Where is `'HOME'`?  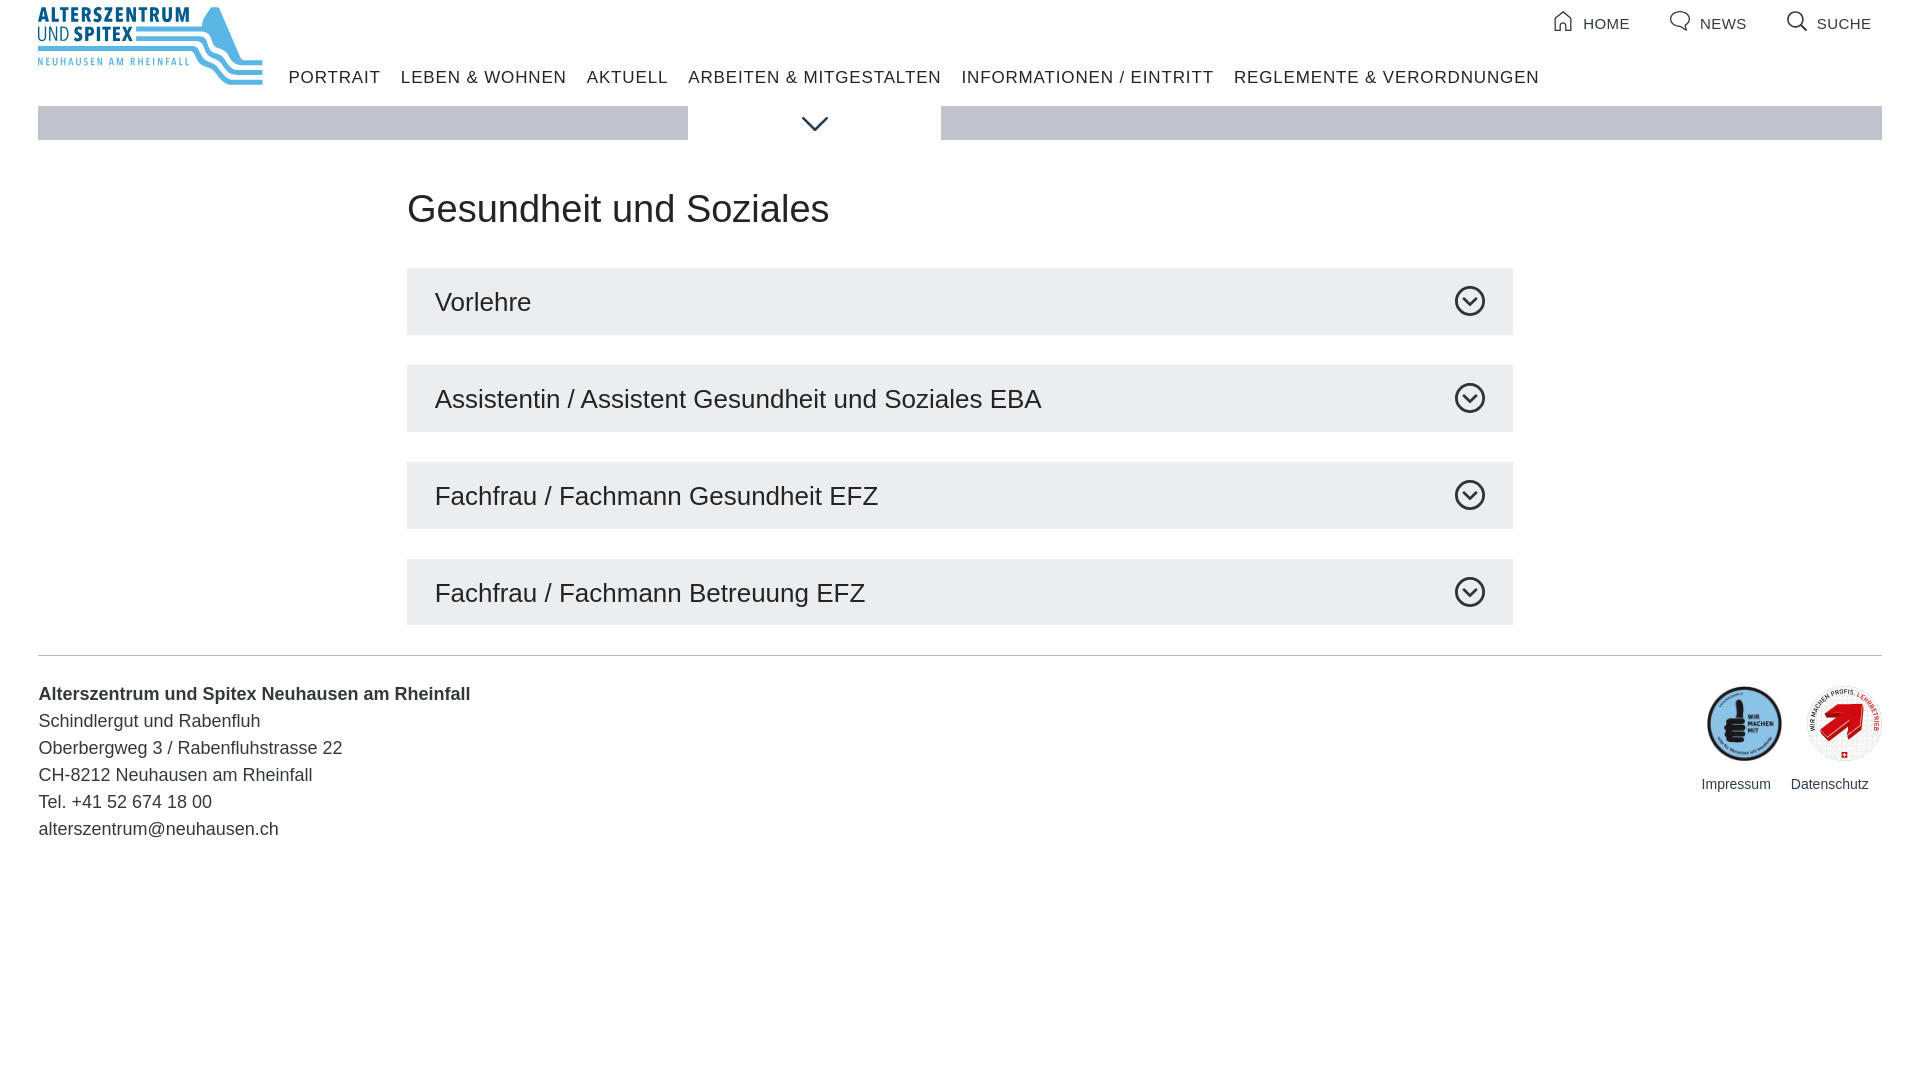 'HOME' is located at coordinates (1590, 20).